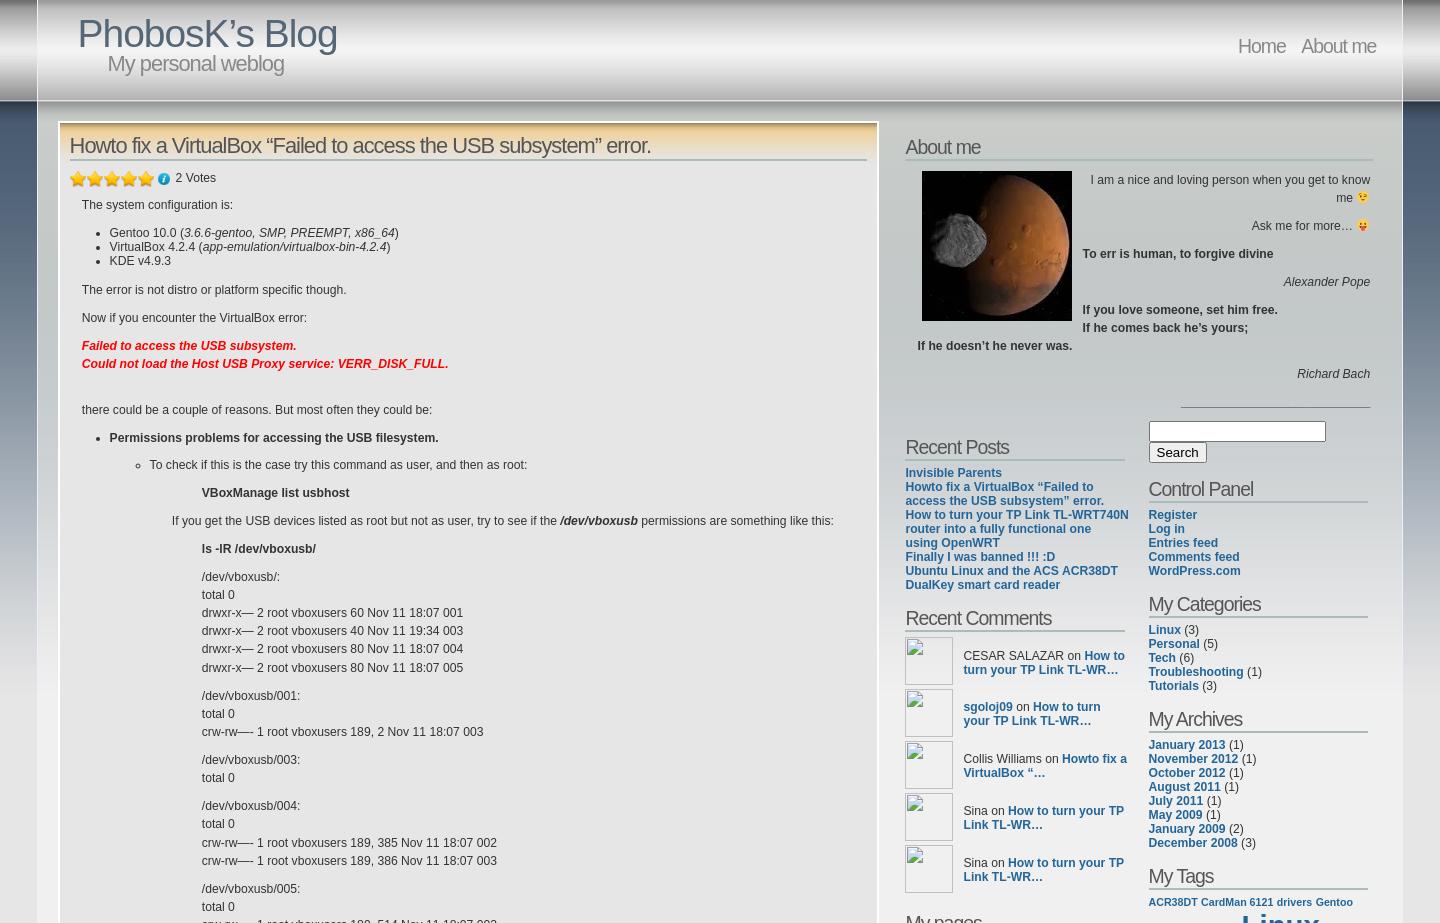  I want to click on 'If you get the USB devices listed as root but not as user, try to see if the', so click(364, 519).